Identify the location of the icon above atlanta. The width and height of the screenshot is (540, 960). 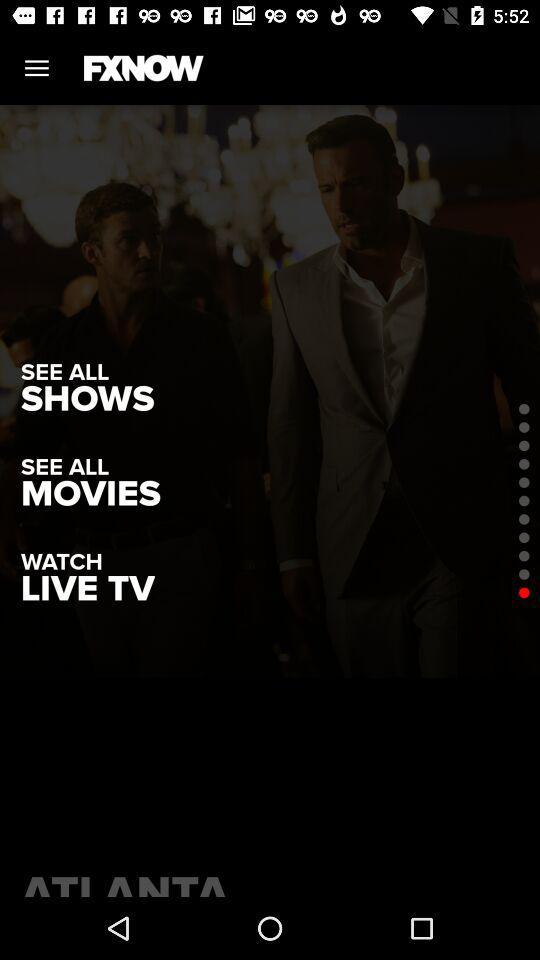
(86, 589).